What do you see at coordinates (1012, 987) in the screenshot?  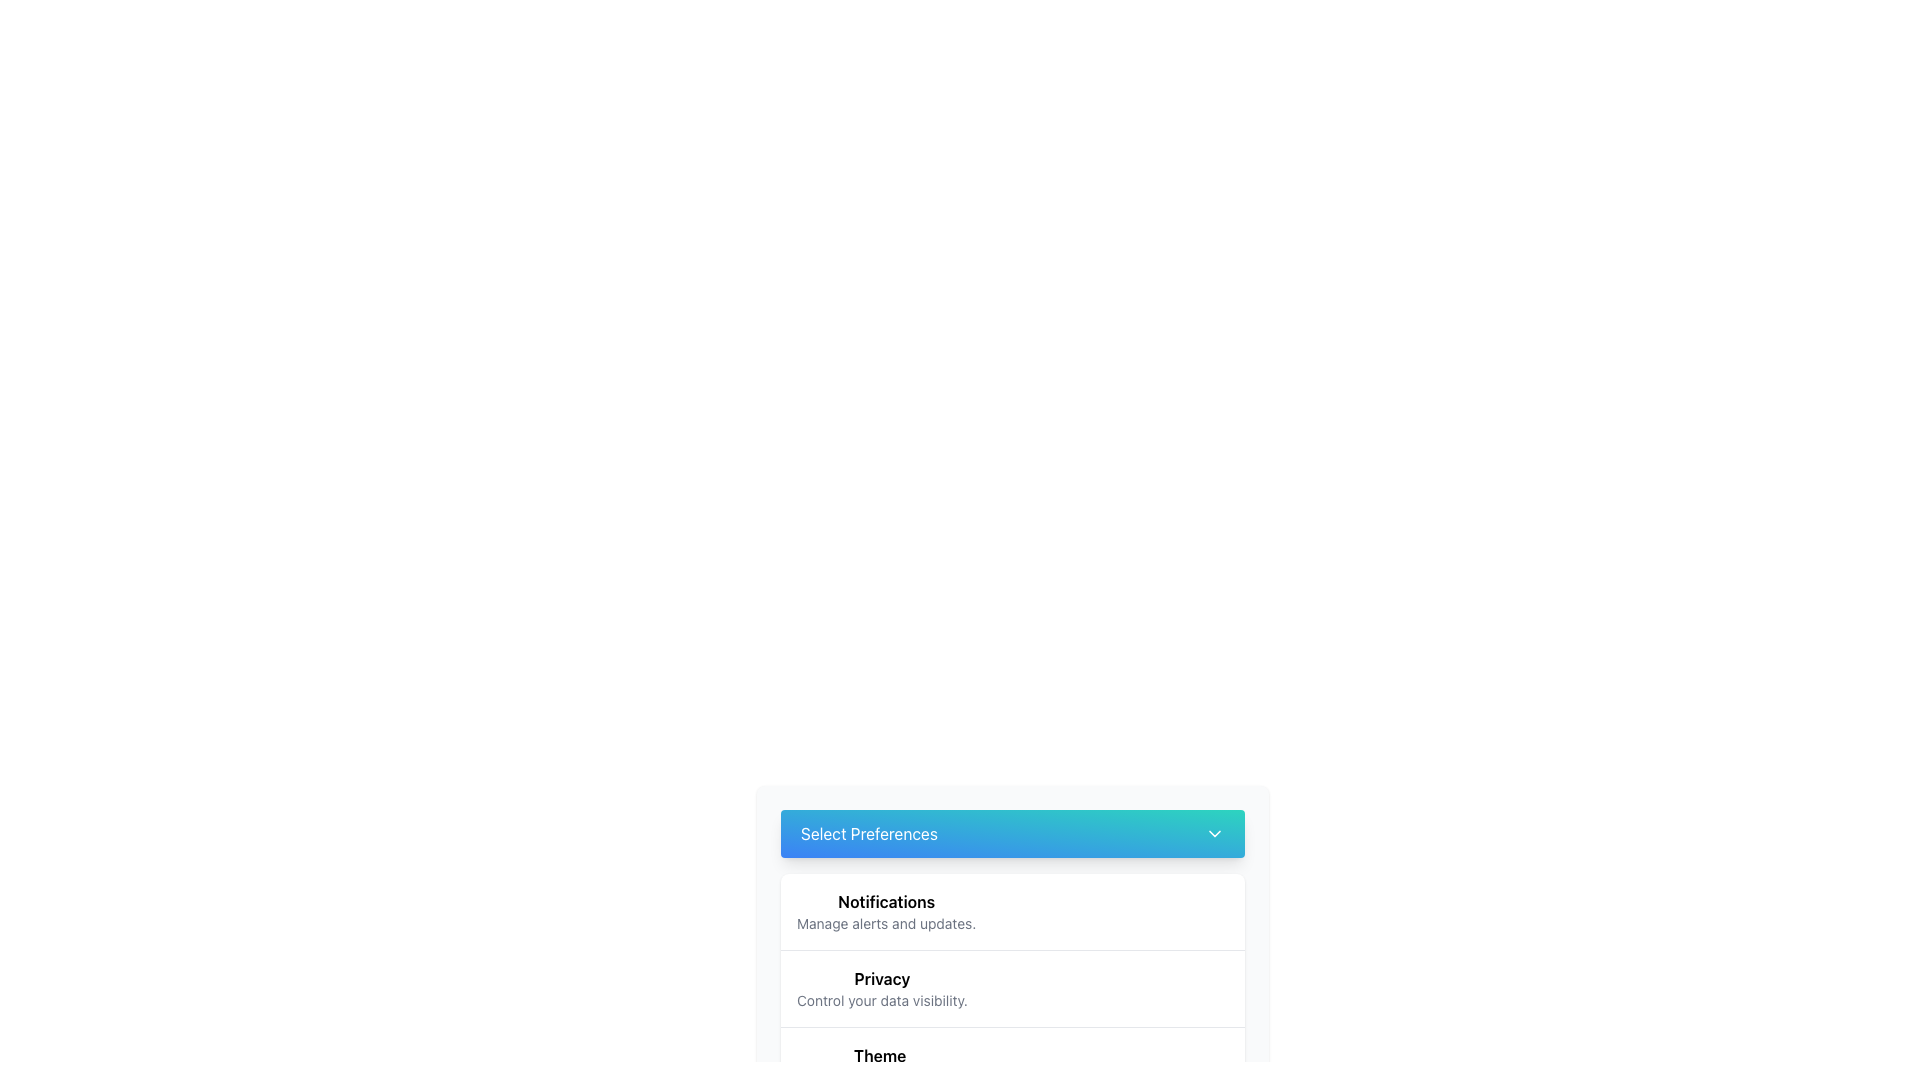 I see `the List Item element displaying 'Privacy'` at bounding box center [1012, 987].